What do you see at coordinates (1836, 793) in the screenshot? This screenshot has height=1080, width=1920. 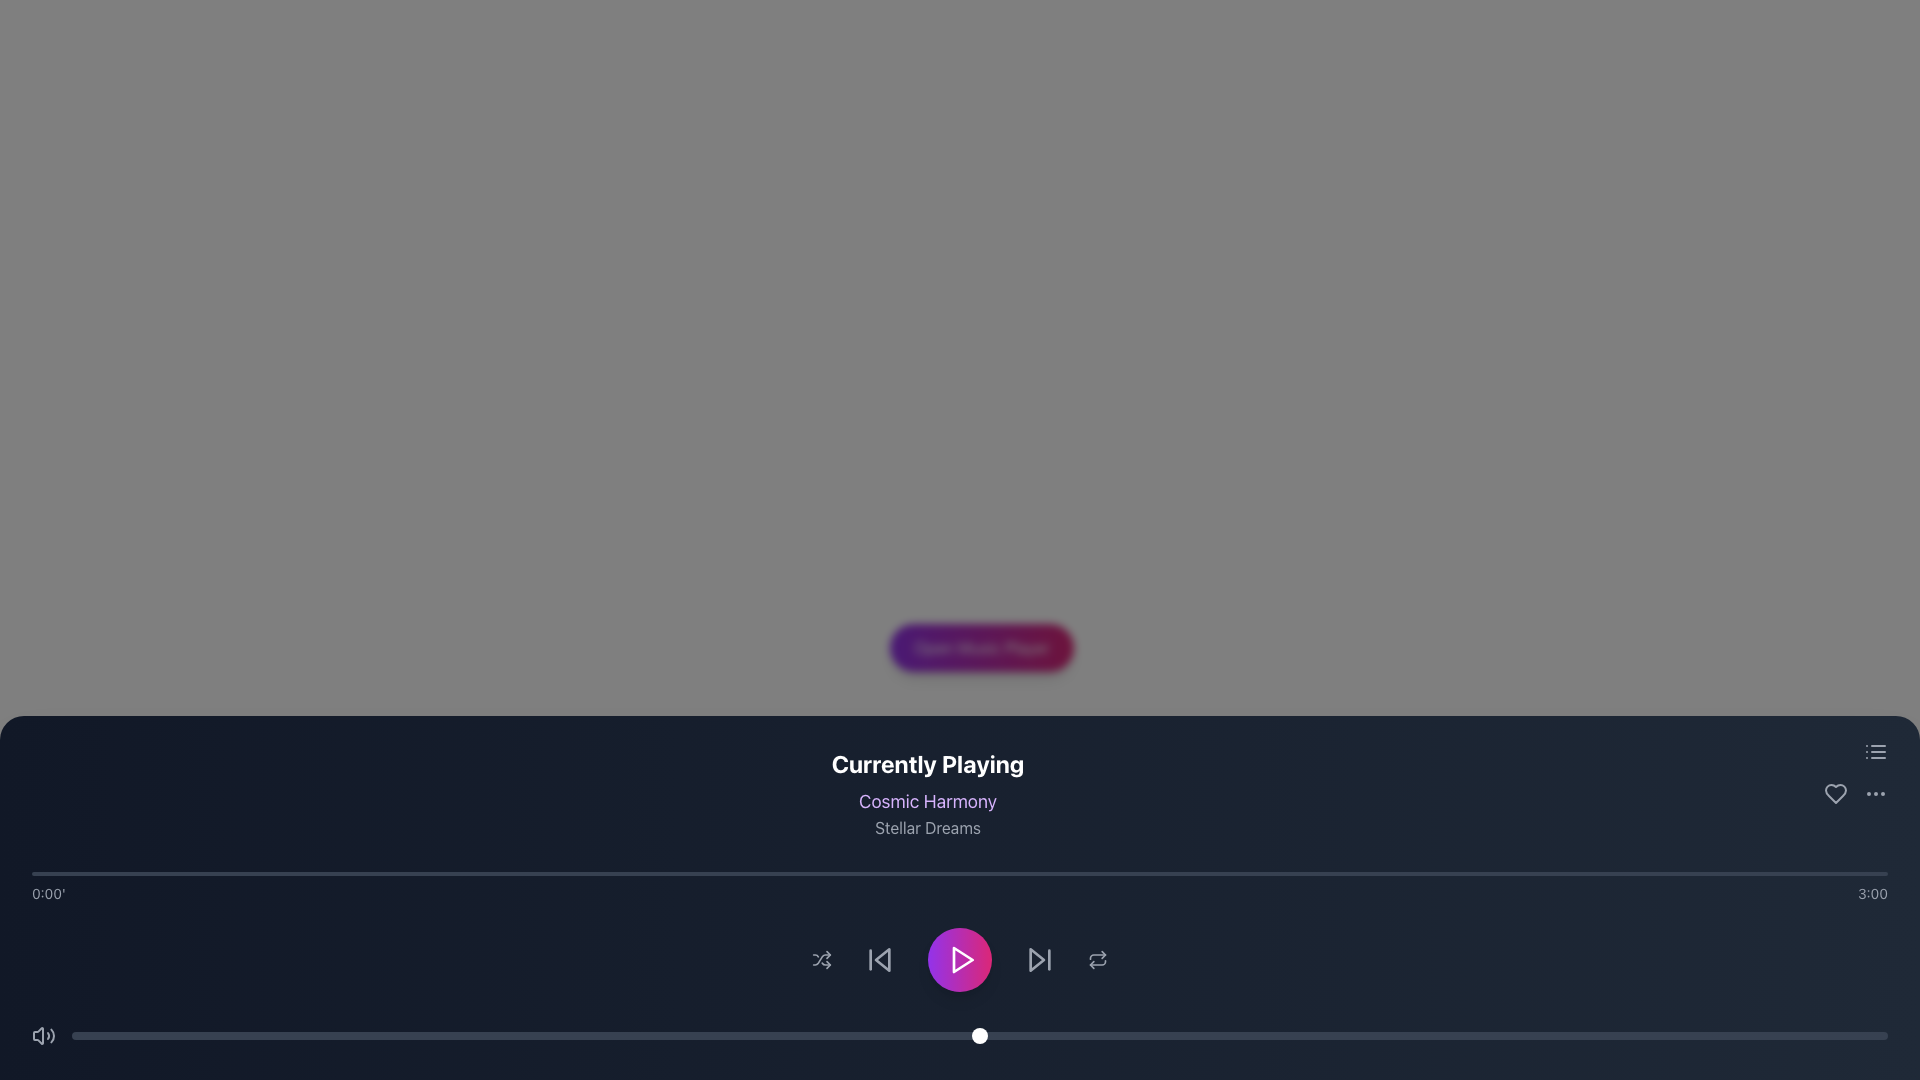 I see `the heart-shaped icon button in the media player's interface to mark or unmark the current media as a favorite` at bounding box center [1836, 793].